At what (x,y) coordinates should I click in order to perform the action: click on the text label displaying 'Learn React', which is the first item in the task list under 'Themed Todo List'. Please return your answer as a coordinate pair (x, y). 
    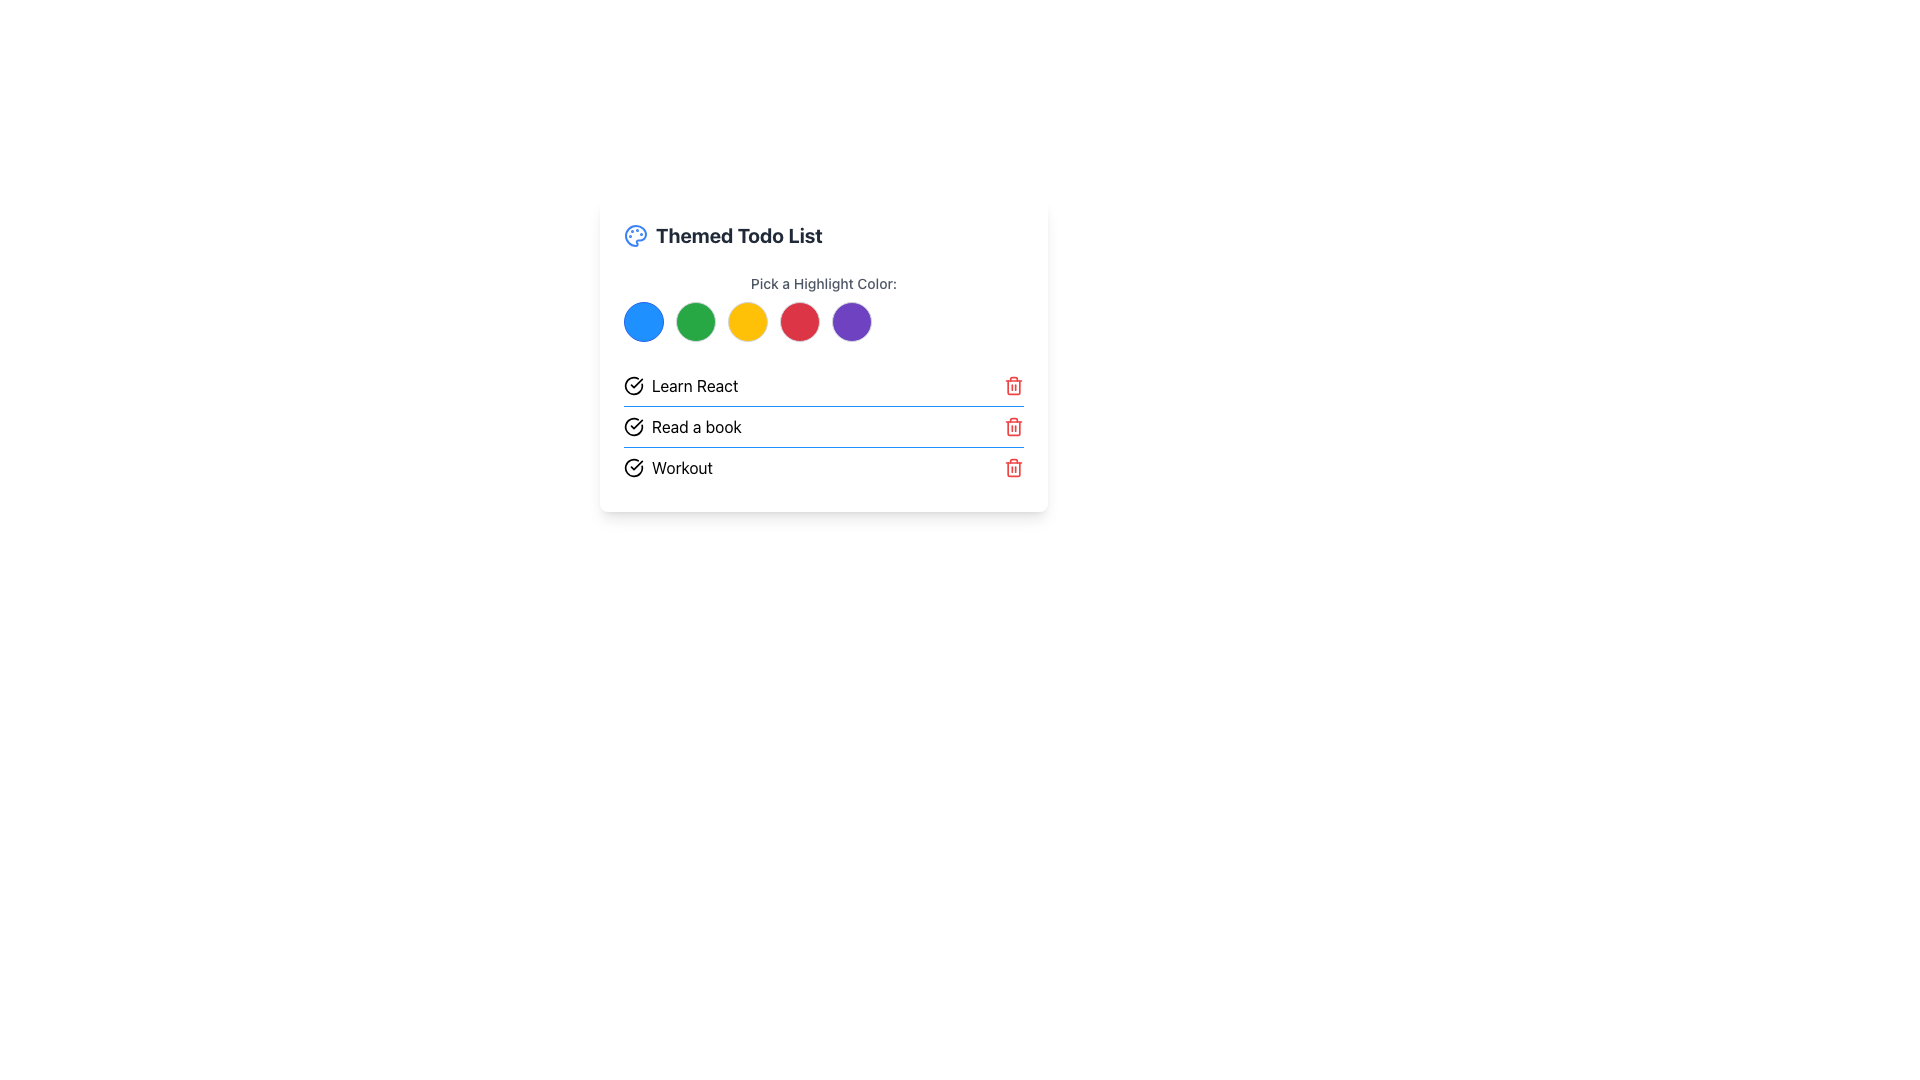
    Looking at the image, I should click on (681, 385).